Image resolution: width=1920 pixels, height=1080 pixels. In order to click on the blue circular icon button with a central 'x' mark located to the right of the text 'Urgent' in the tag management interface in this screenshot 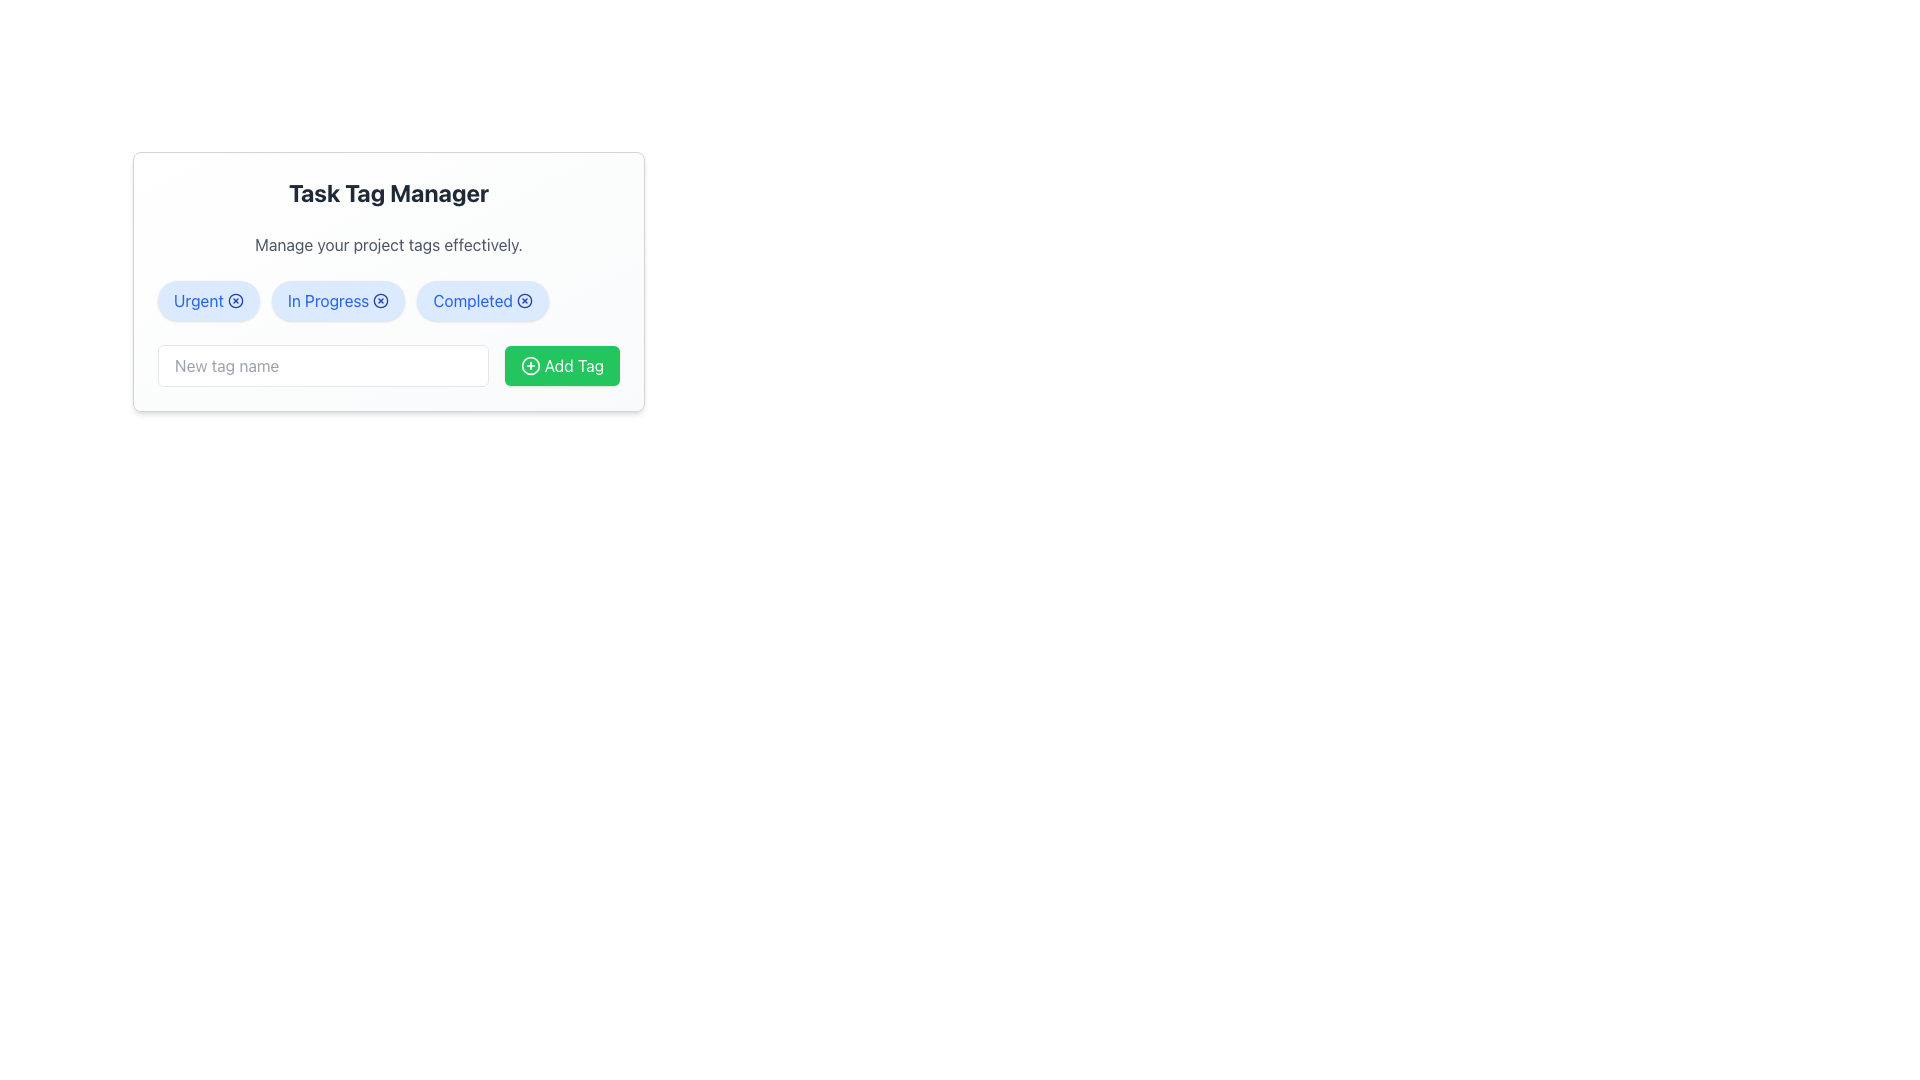, I will do `click(235, 300)`.